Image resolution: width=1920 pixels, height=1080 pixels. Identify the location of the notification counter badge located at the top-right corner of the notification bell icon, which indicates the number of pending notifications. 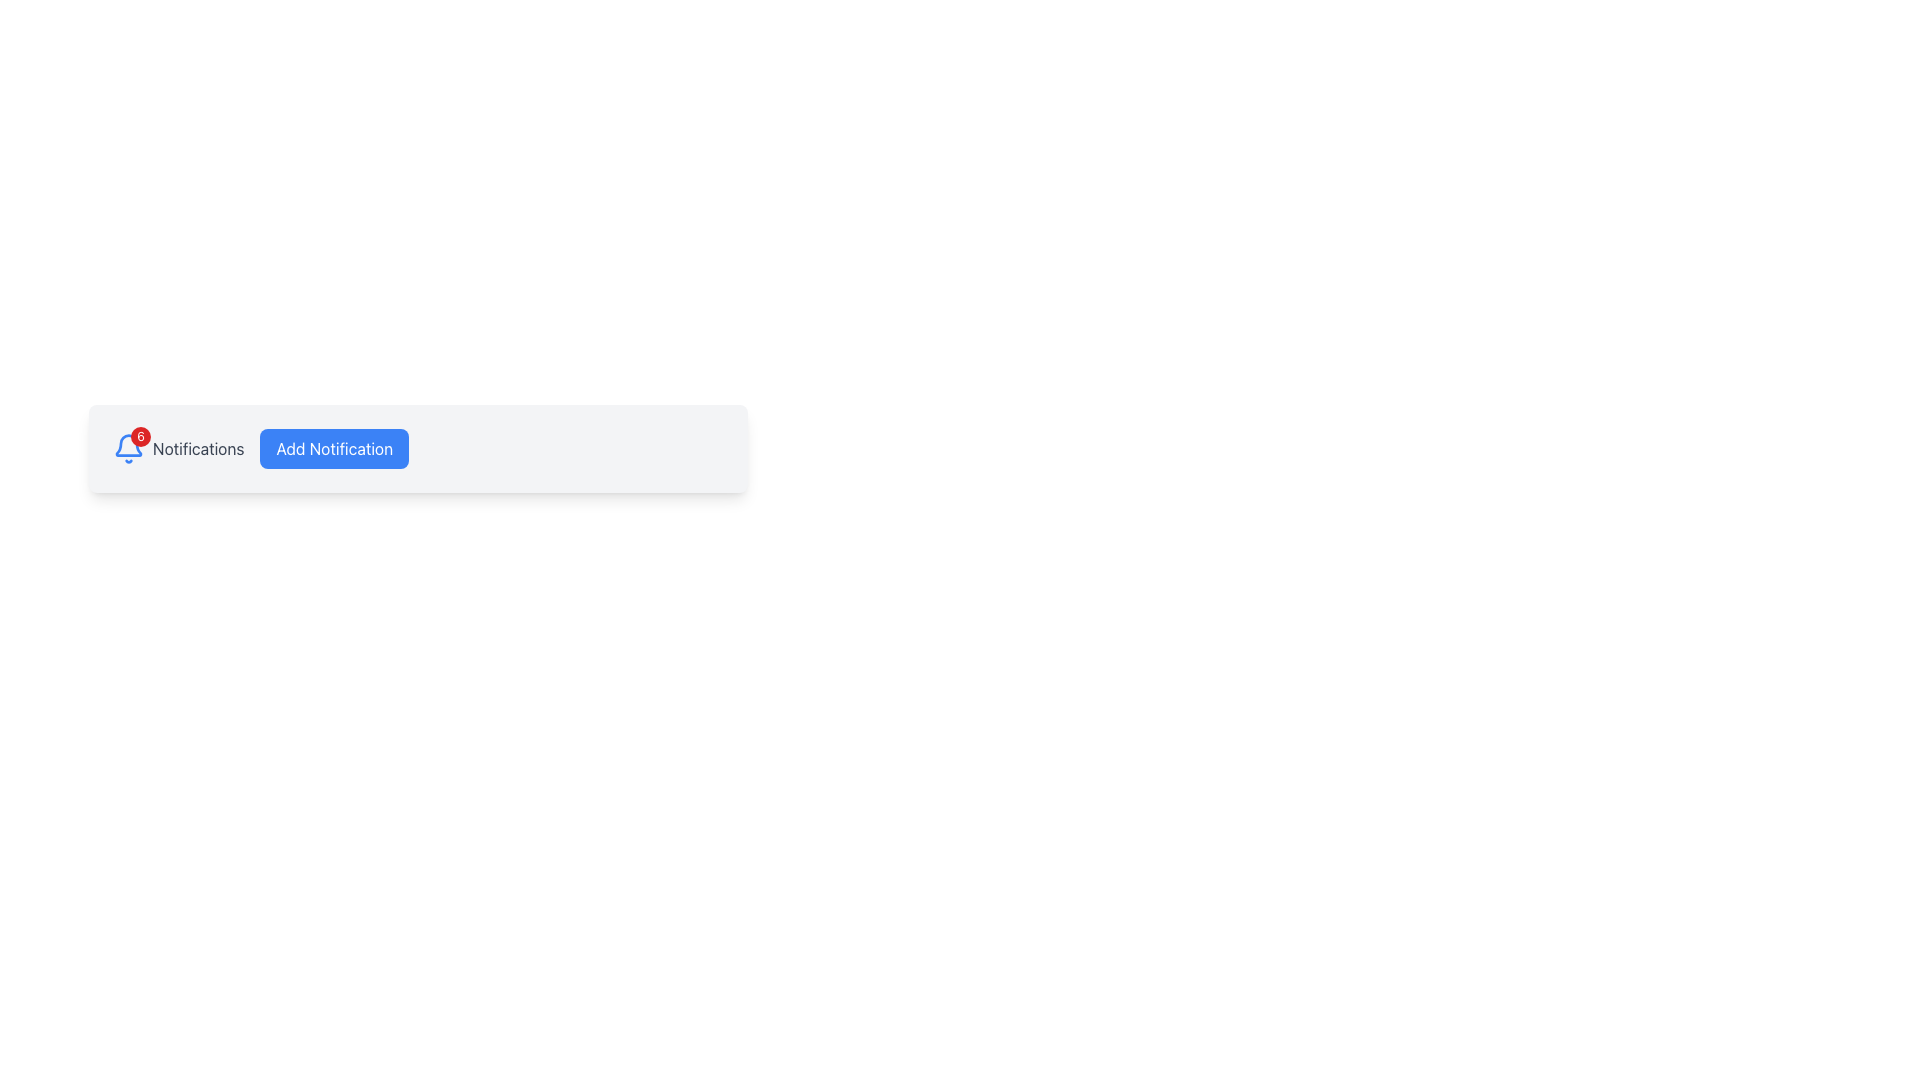
(139, 435).